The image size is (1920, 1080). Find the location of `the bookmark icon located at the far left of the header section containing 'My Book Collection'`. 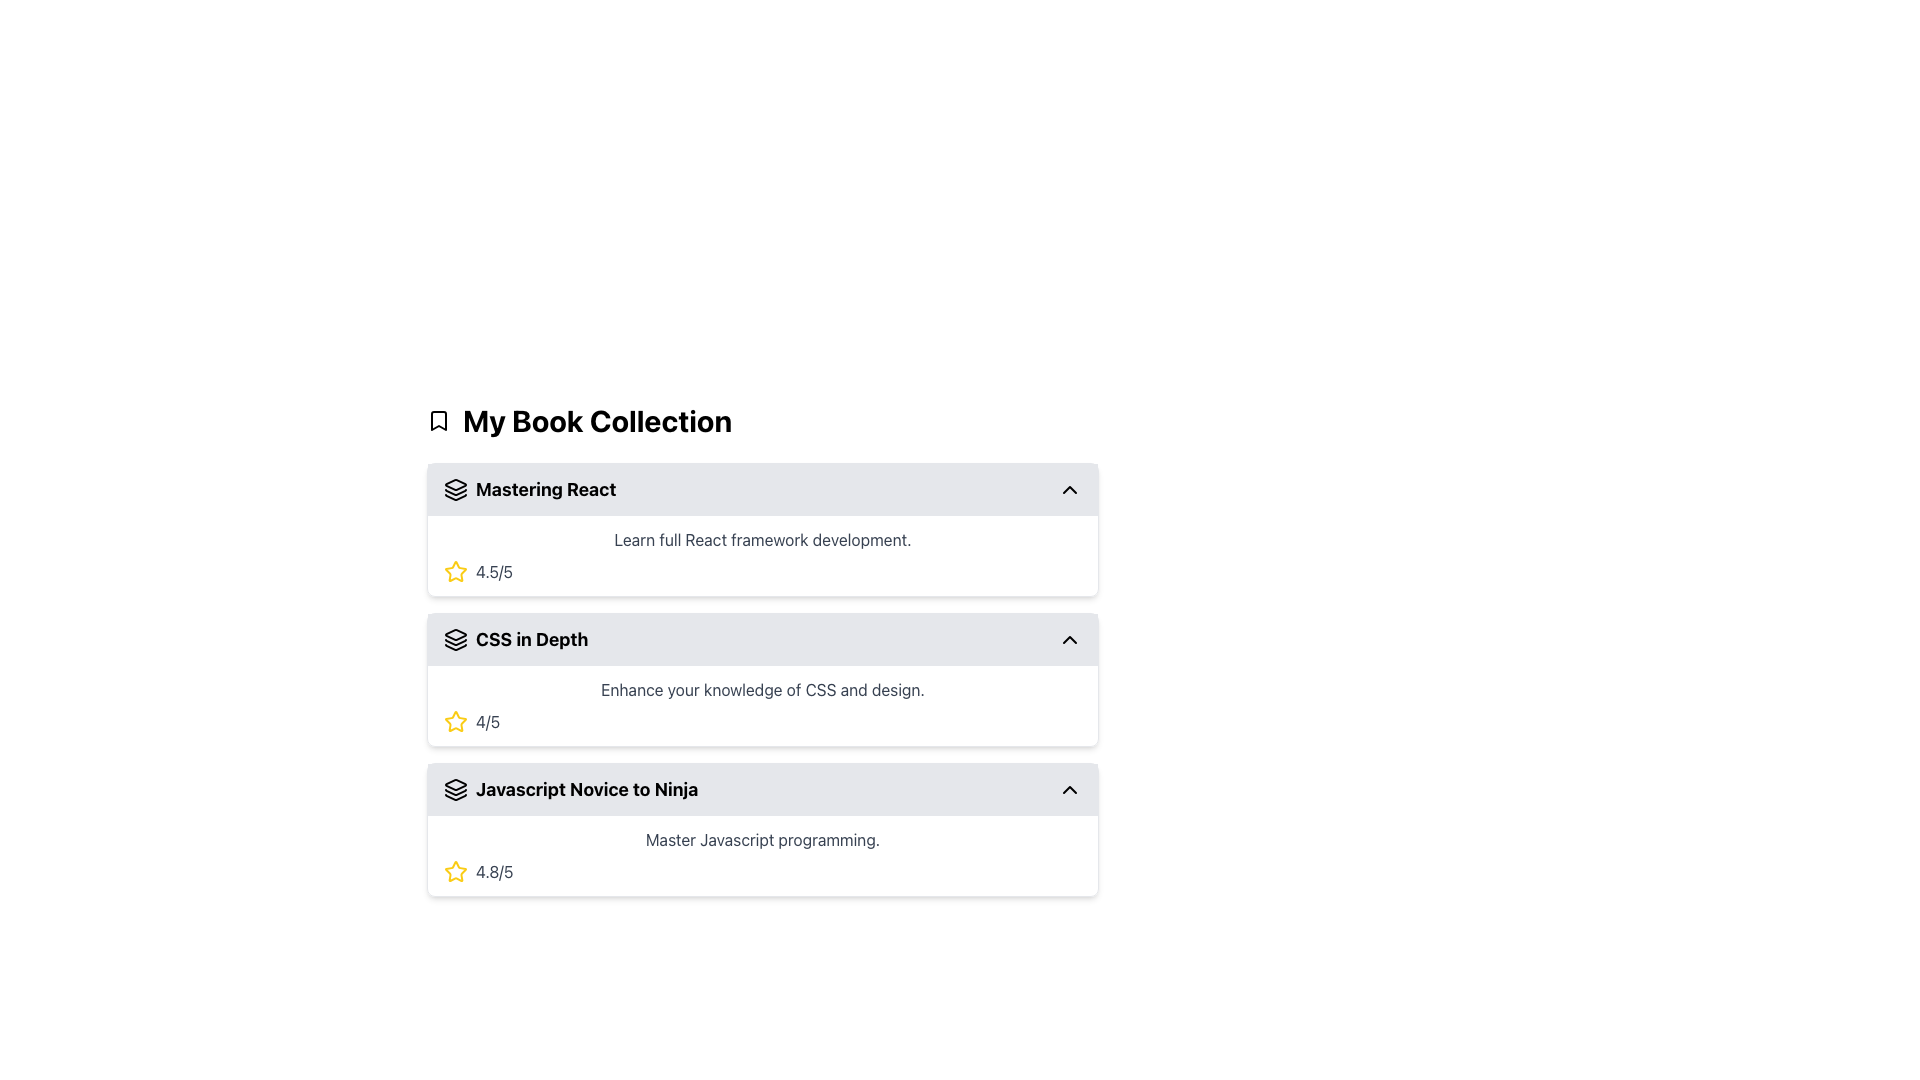

the bookmark icon located at the far left of the header section containing 'My Book Collection' is located at coordinates (437, 419).